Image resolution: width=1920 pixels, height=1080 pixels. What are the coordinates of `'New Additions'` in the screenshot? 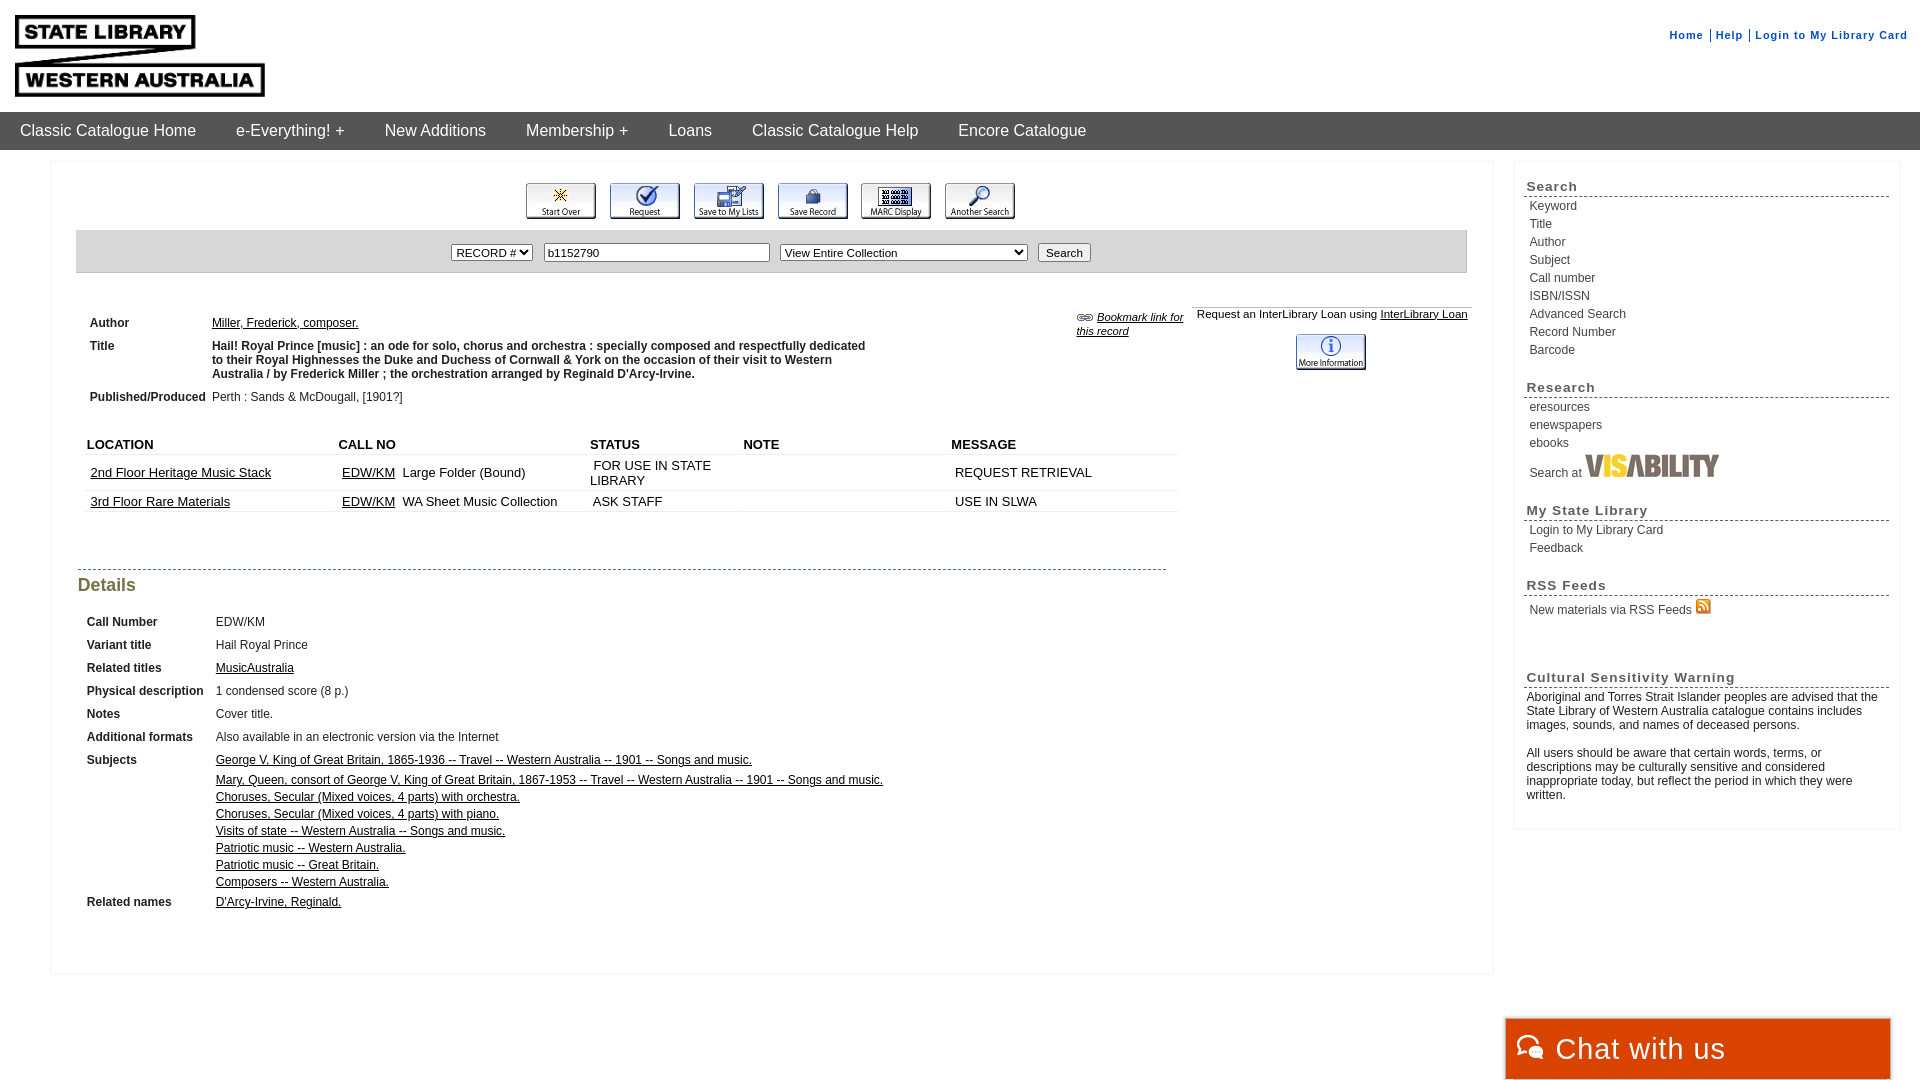 It's located at (434, 131).